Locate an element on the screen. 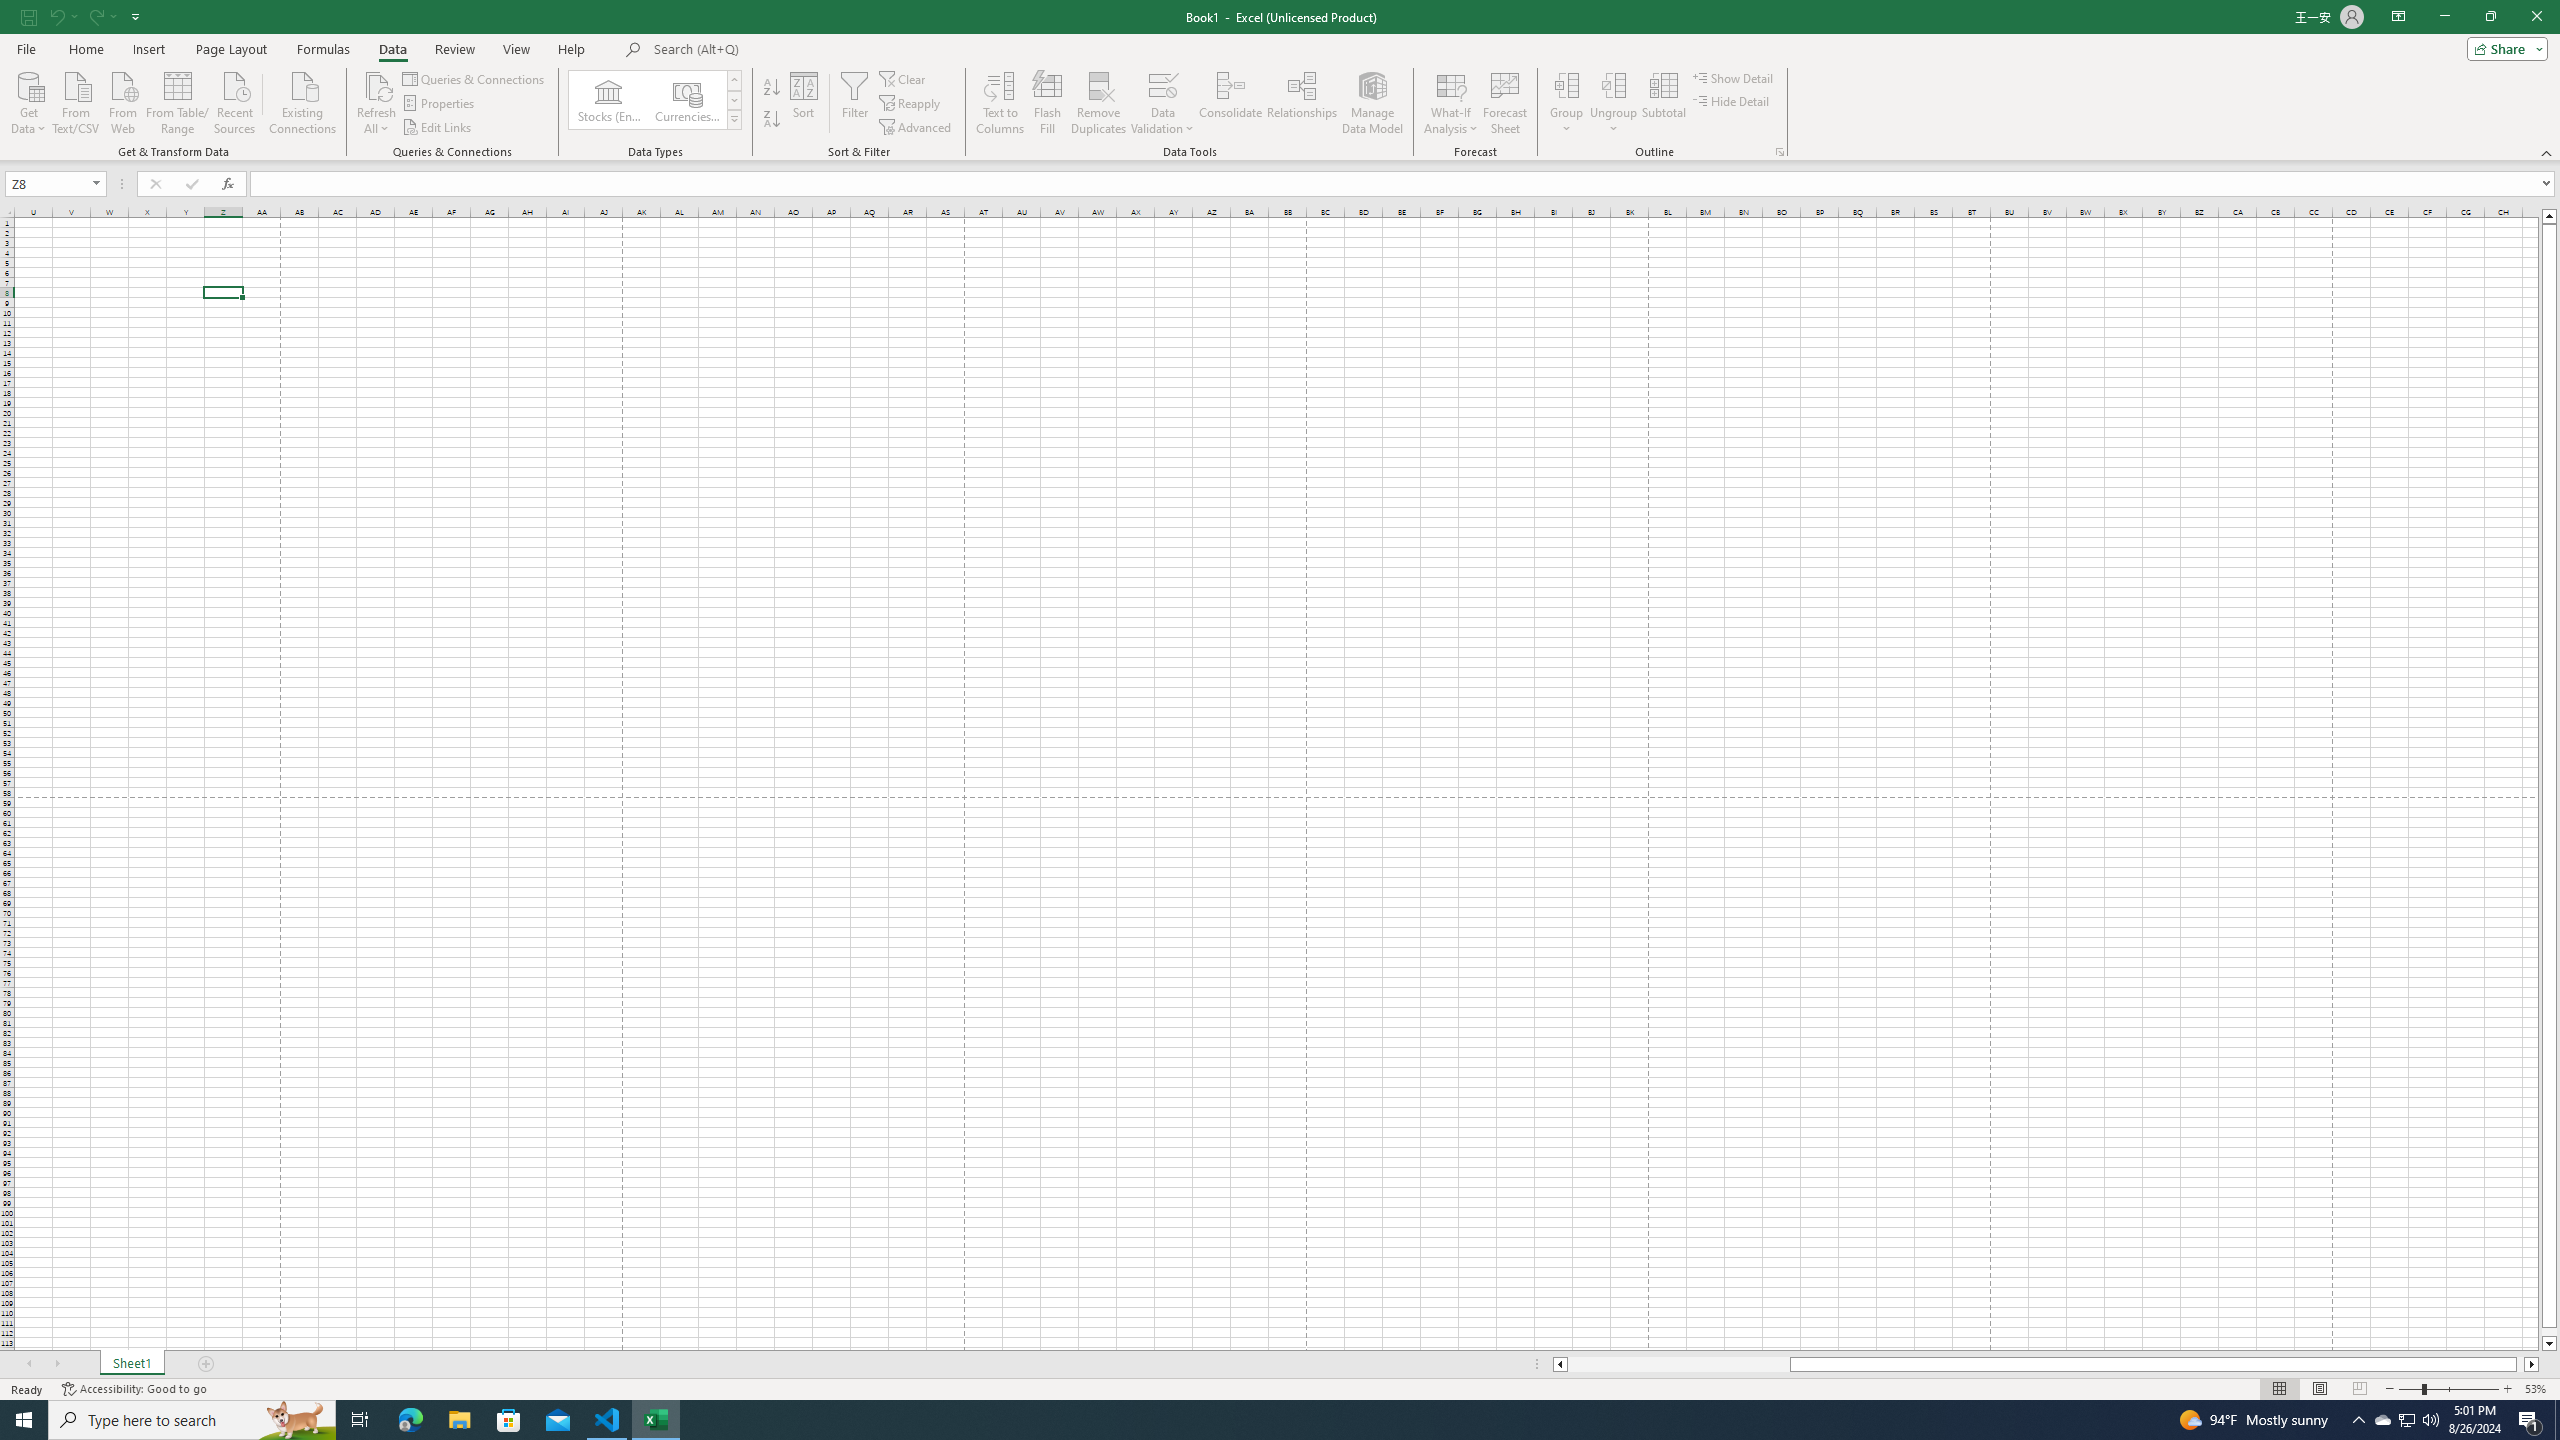 The image size is (2560, 1440). 'Filter' is located at coordinates (855, 103).